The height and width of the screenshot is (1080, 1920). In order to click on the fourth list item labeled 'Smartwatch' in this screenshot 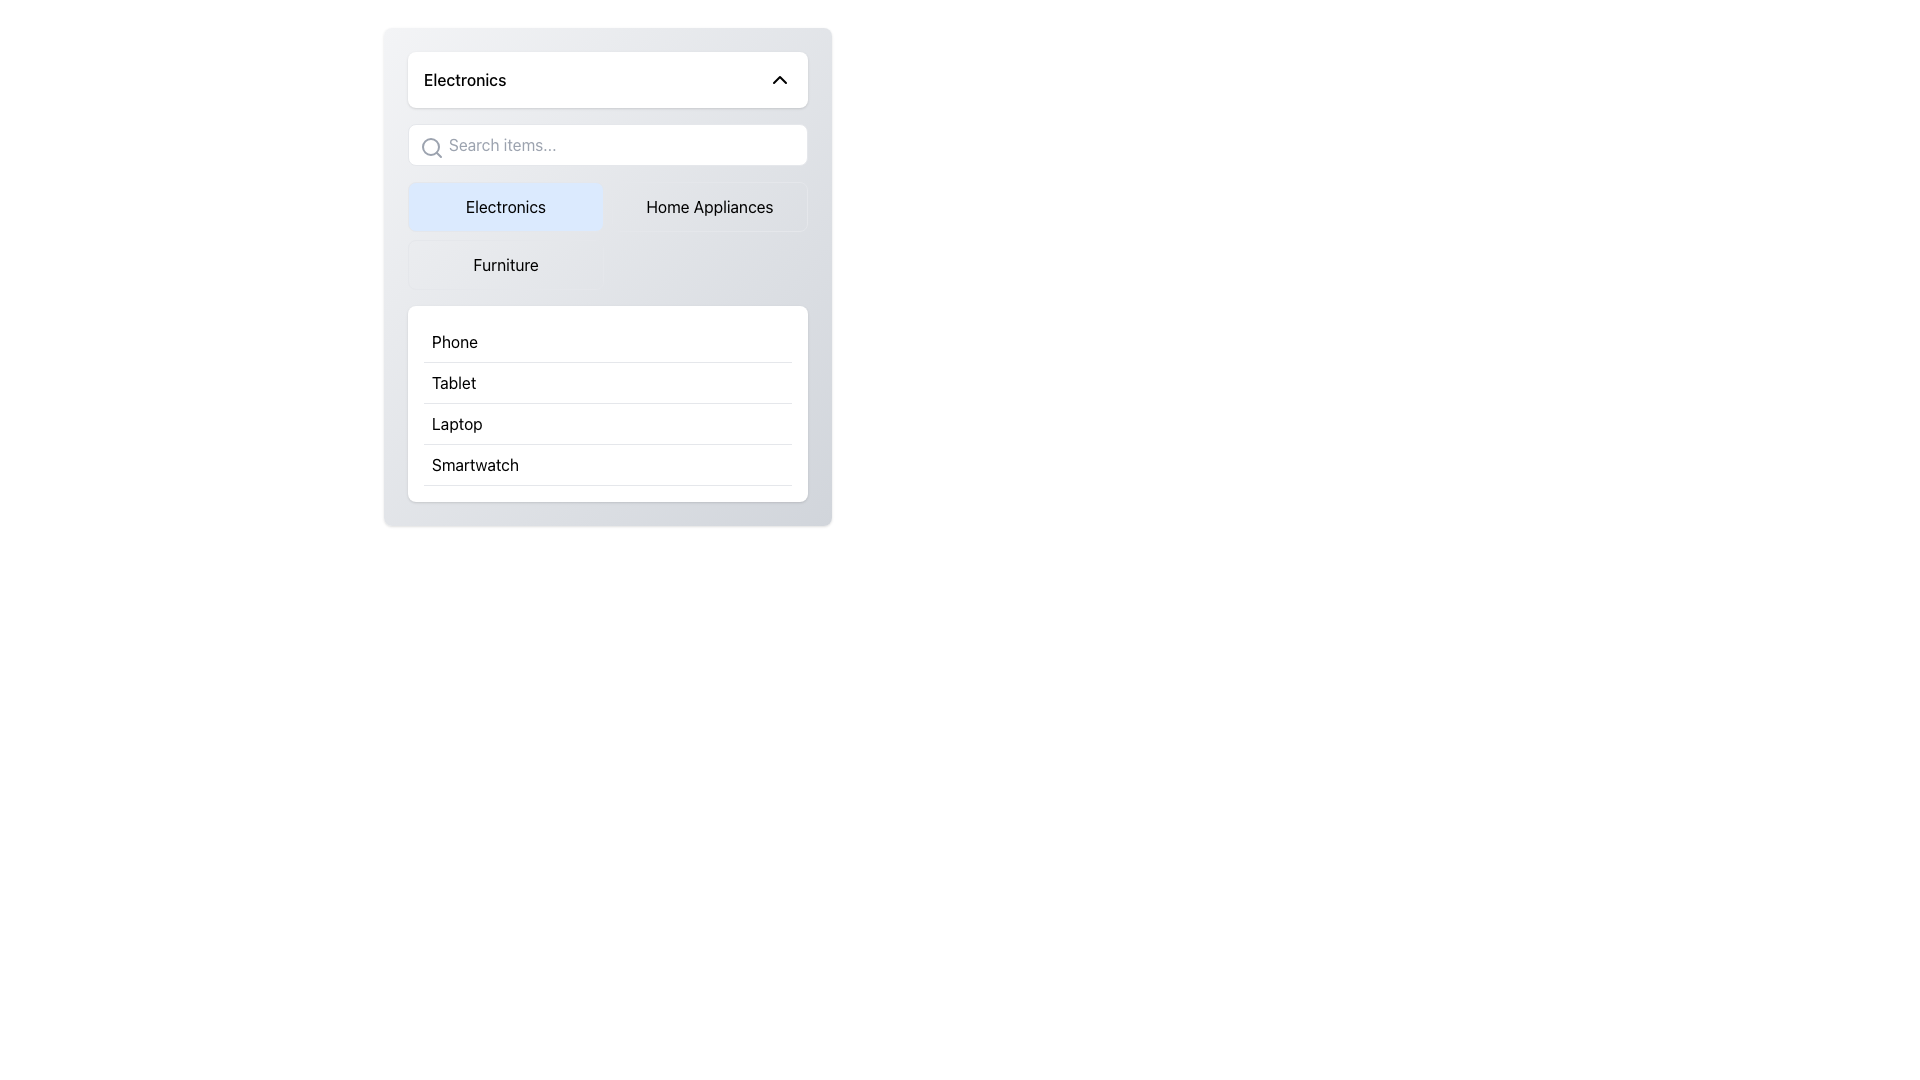, I will do `click(607, 465)`.